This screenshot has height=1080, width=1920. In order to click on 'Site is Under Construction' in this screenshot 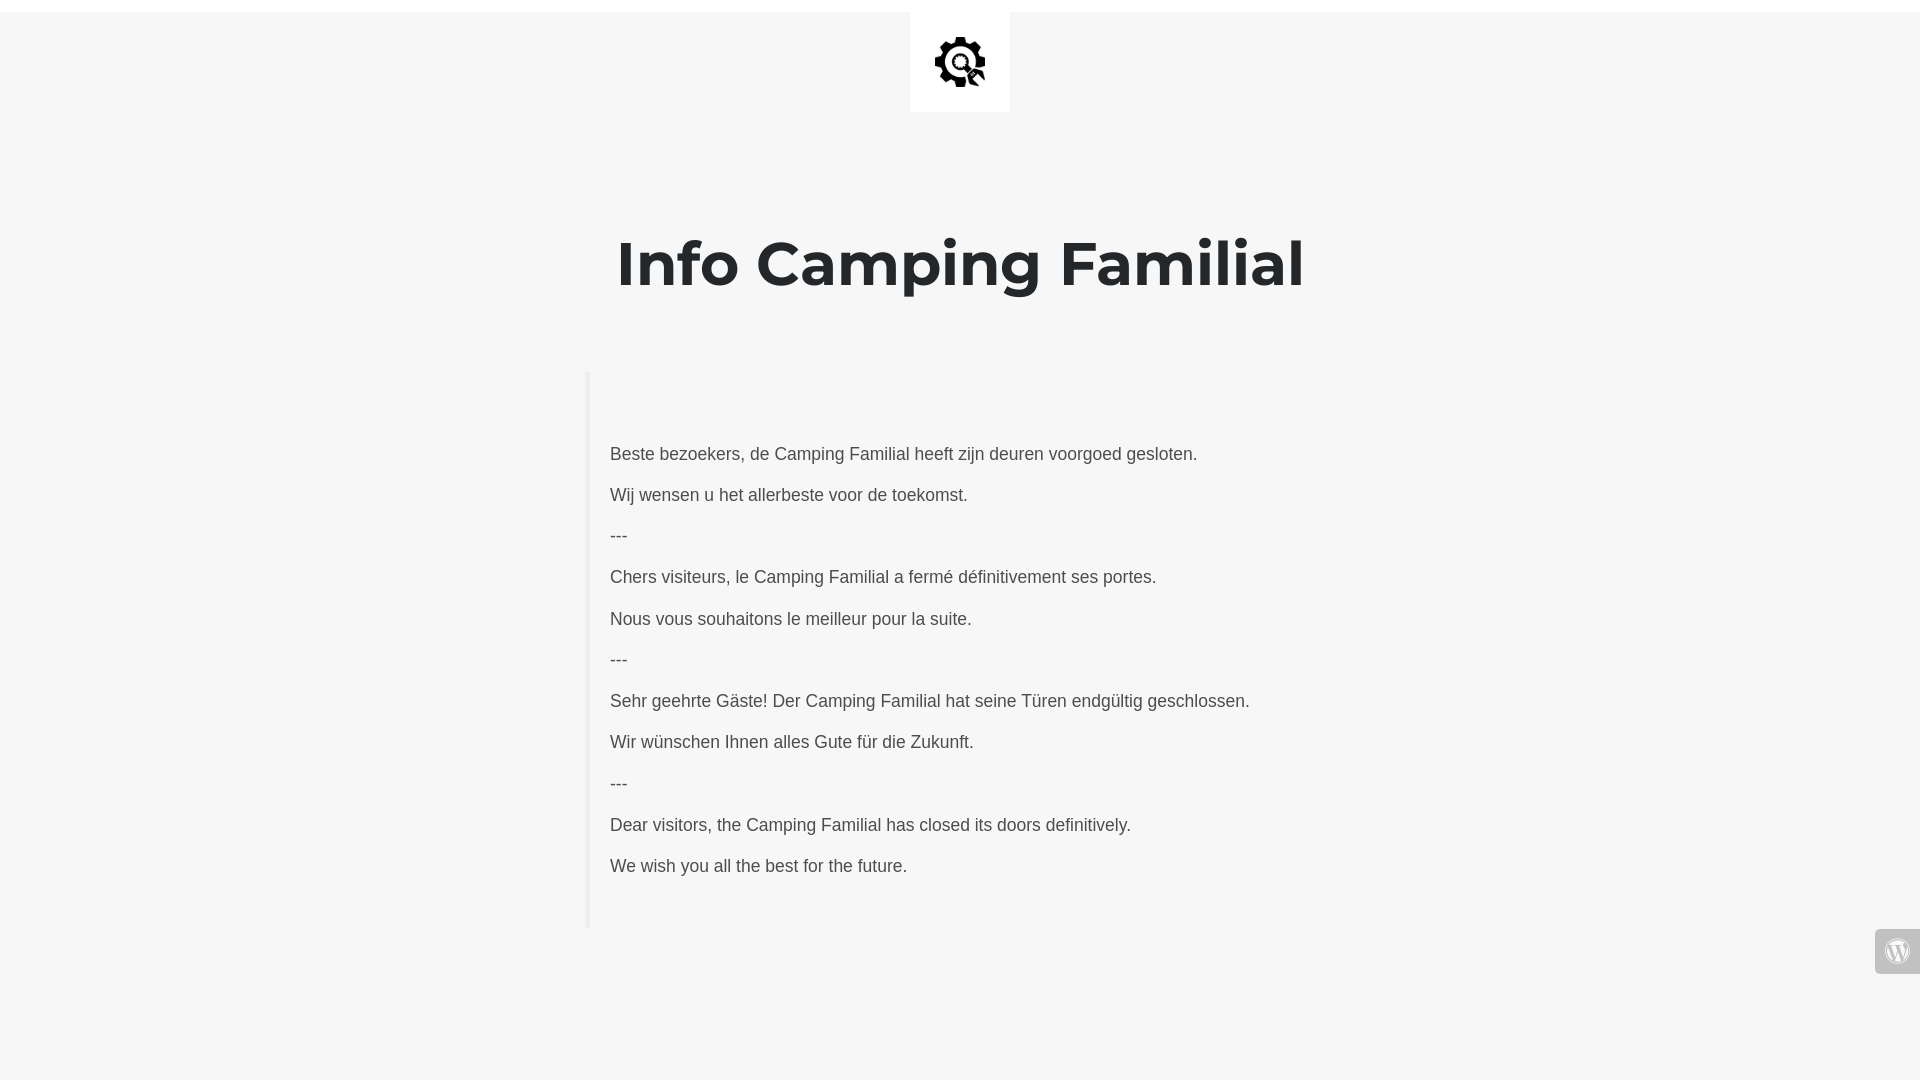, I will do `click(960, 60)`.